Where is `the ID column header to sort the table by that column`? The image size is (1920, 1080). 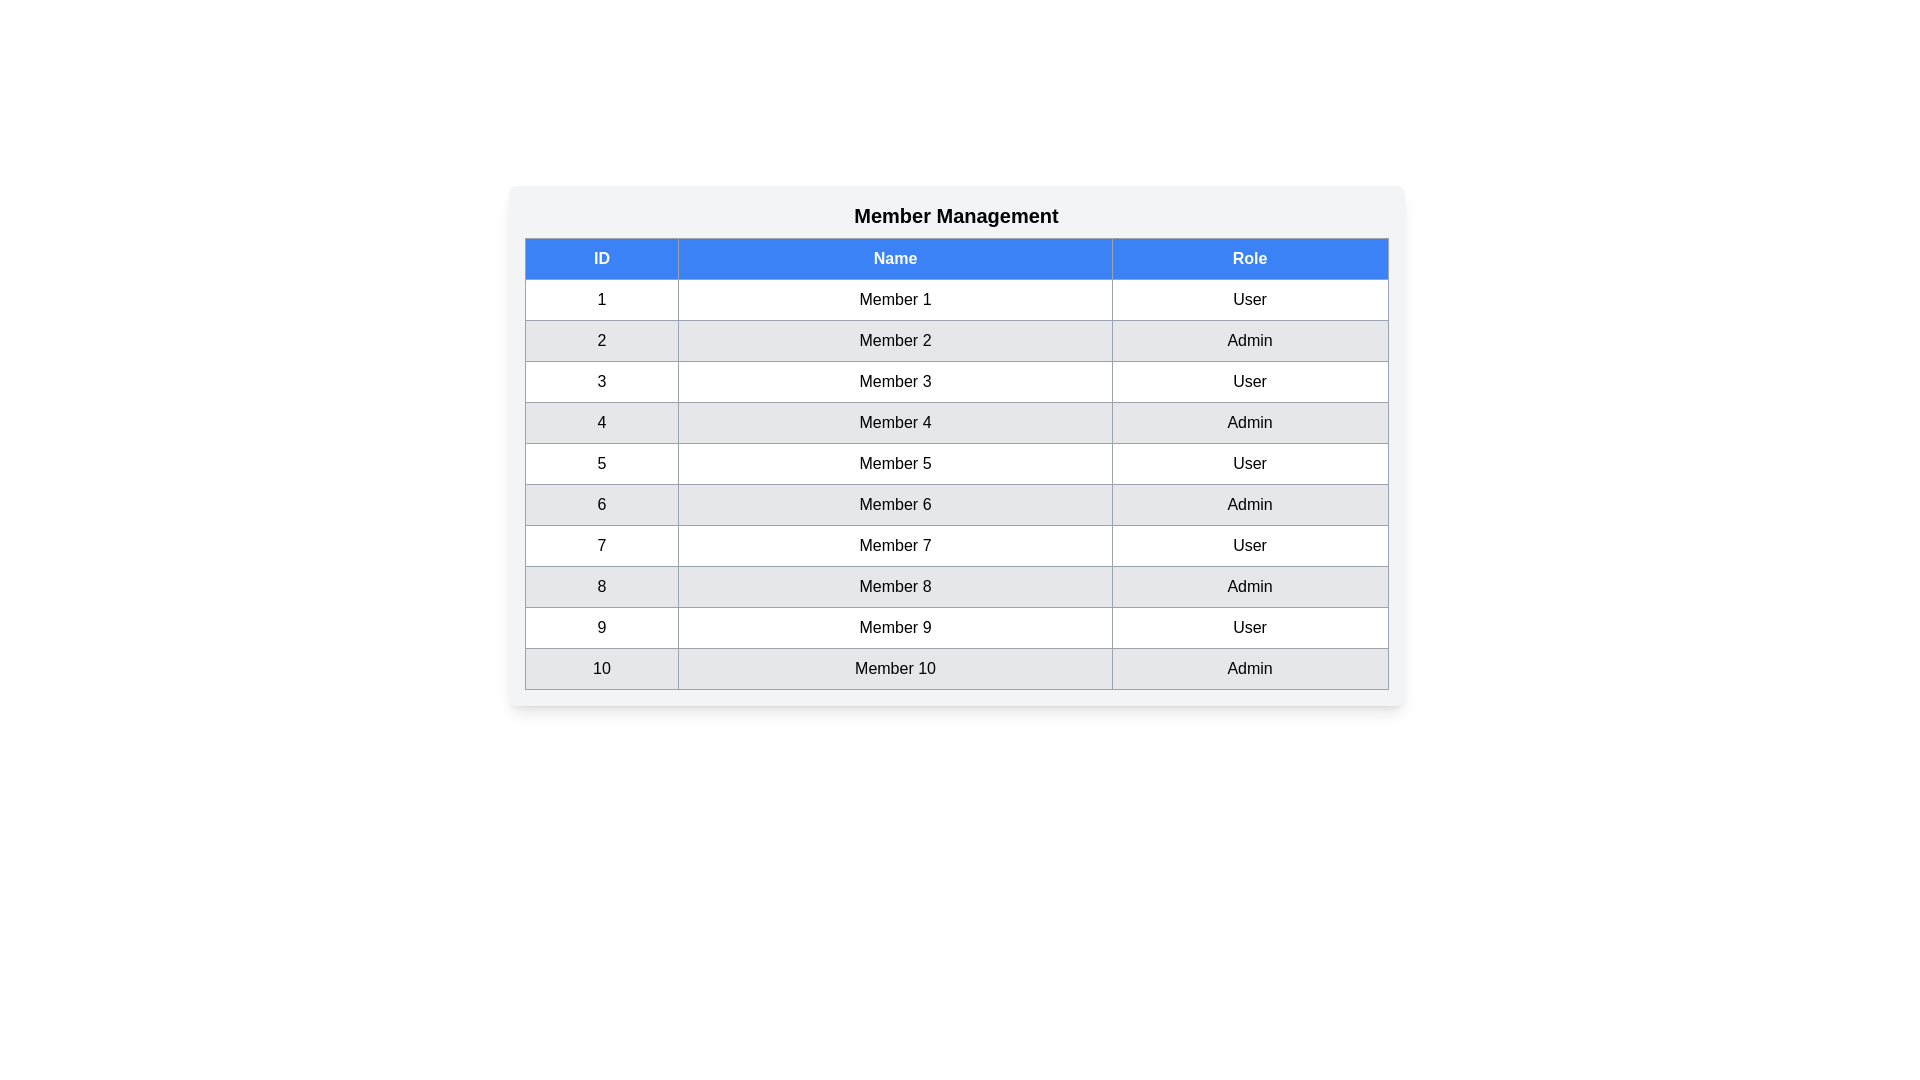 the ID column header to sort the table by that column is located at coordinates (600, 257).